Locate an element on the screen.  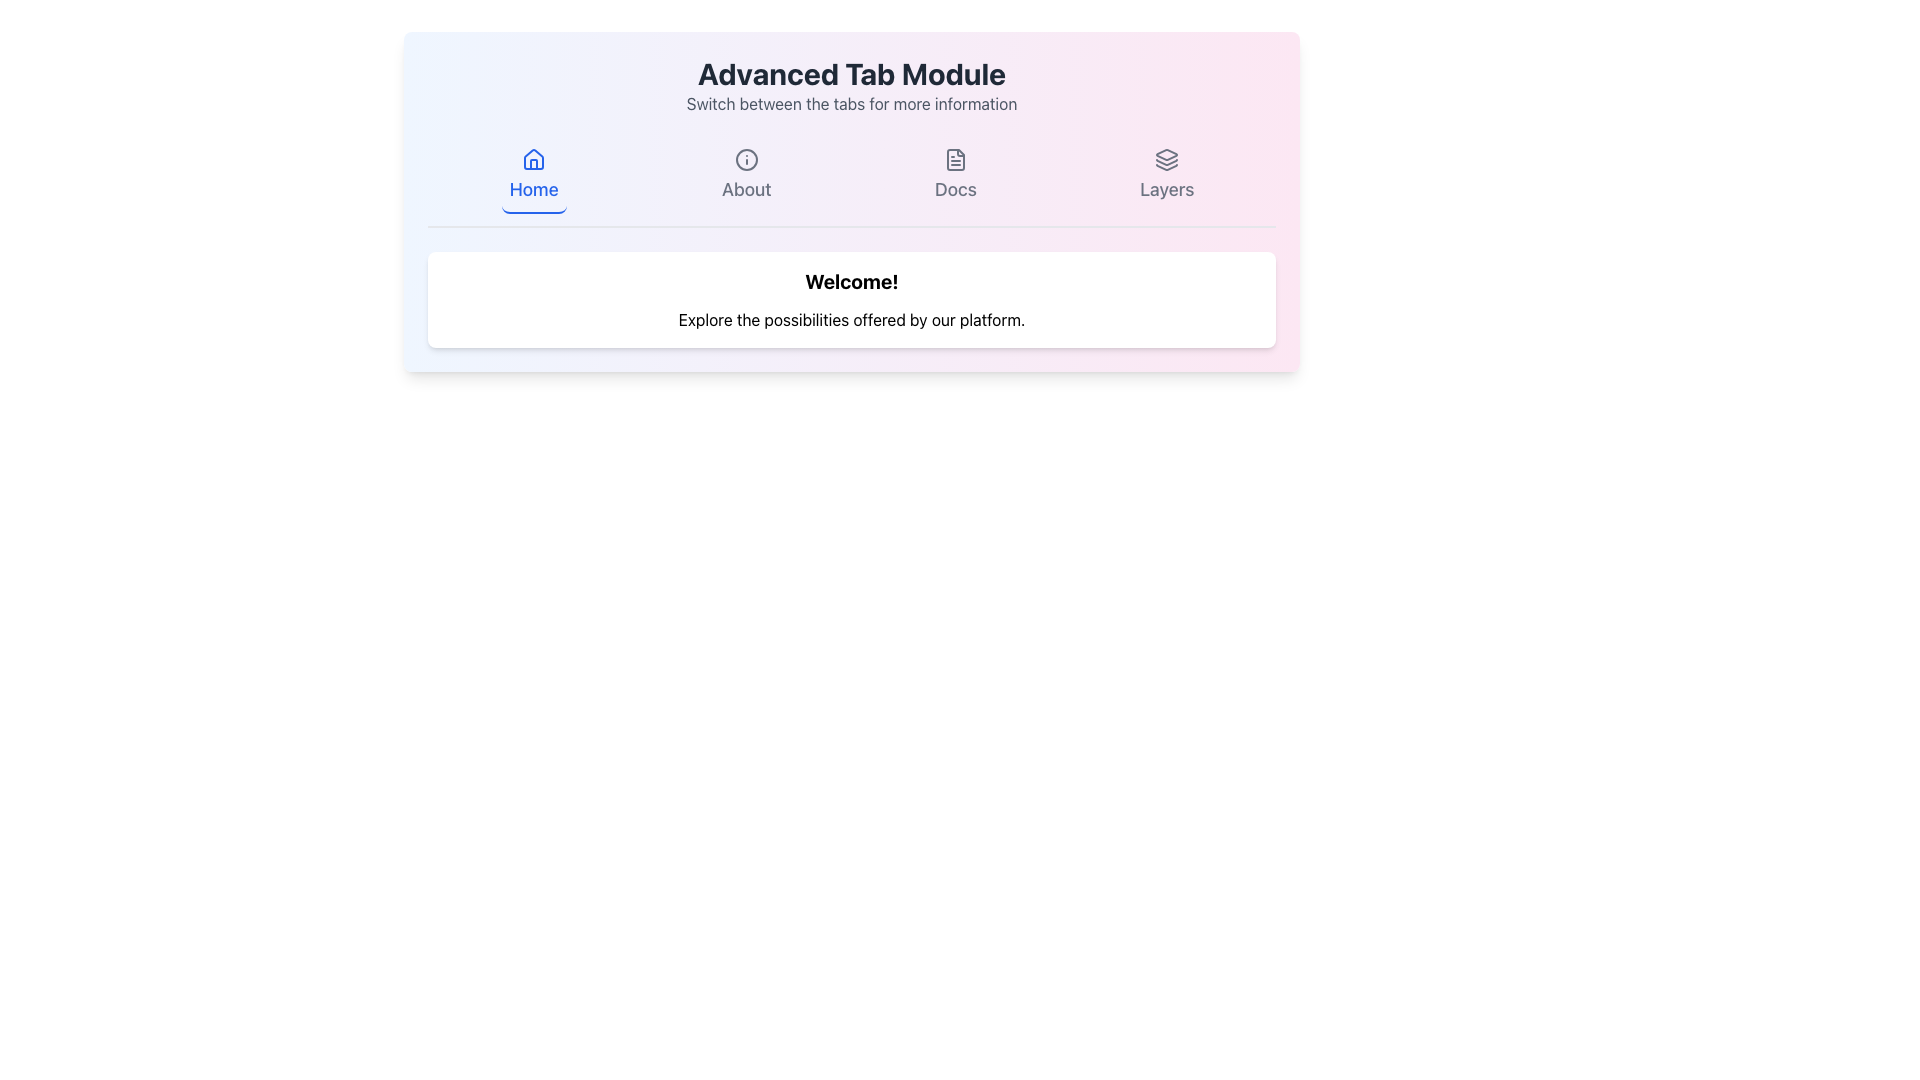
Navigation Bar located directly below the 'Advanced Tab Module' section header for detailed information is located at coordinates (851, 184).